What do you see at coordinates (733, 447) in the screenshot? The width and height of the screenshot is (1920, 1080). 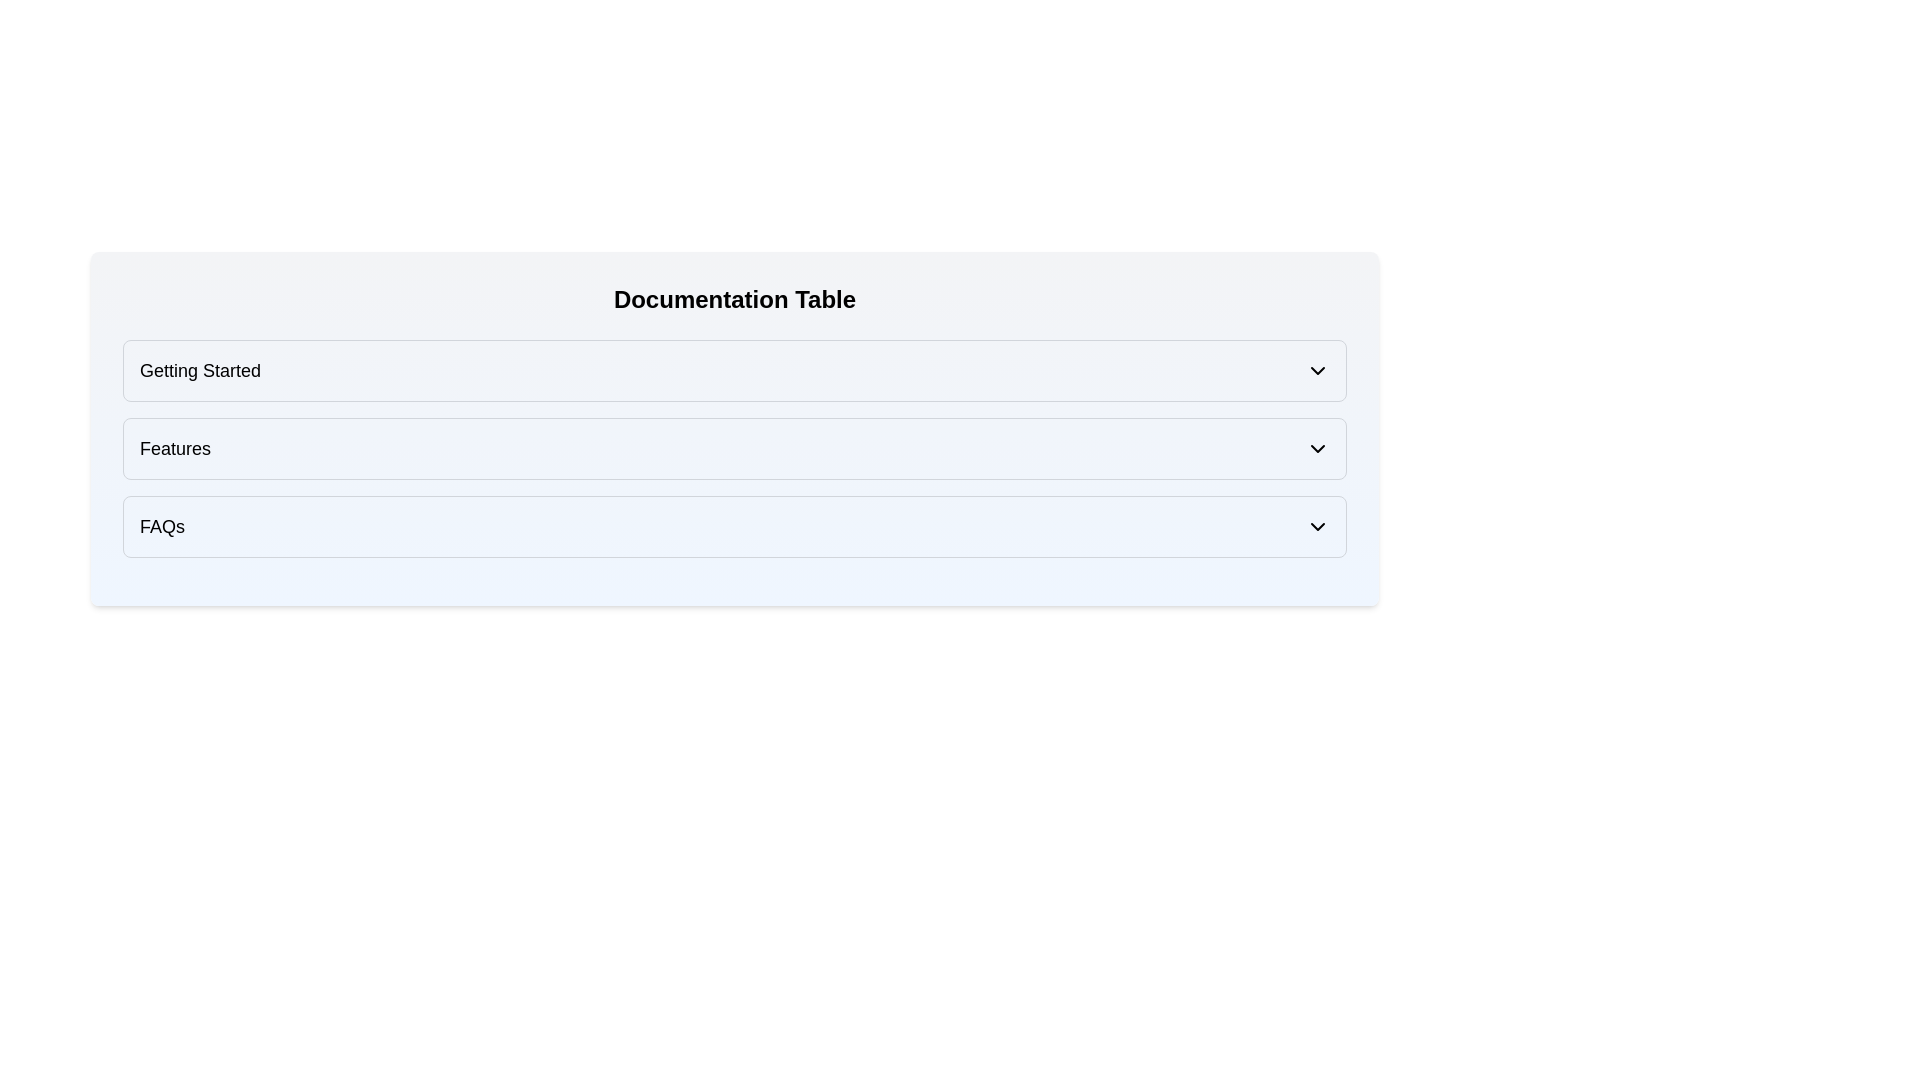 I see `the toggle button located below 'Getting Started' and above 'FAQs'` at bounding box center [733, 447].